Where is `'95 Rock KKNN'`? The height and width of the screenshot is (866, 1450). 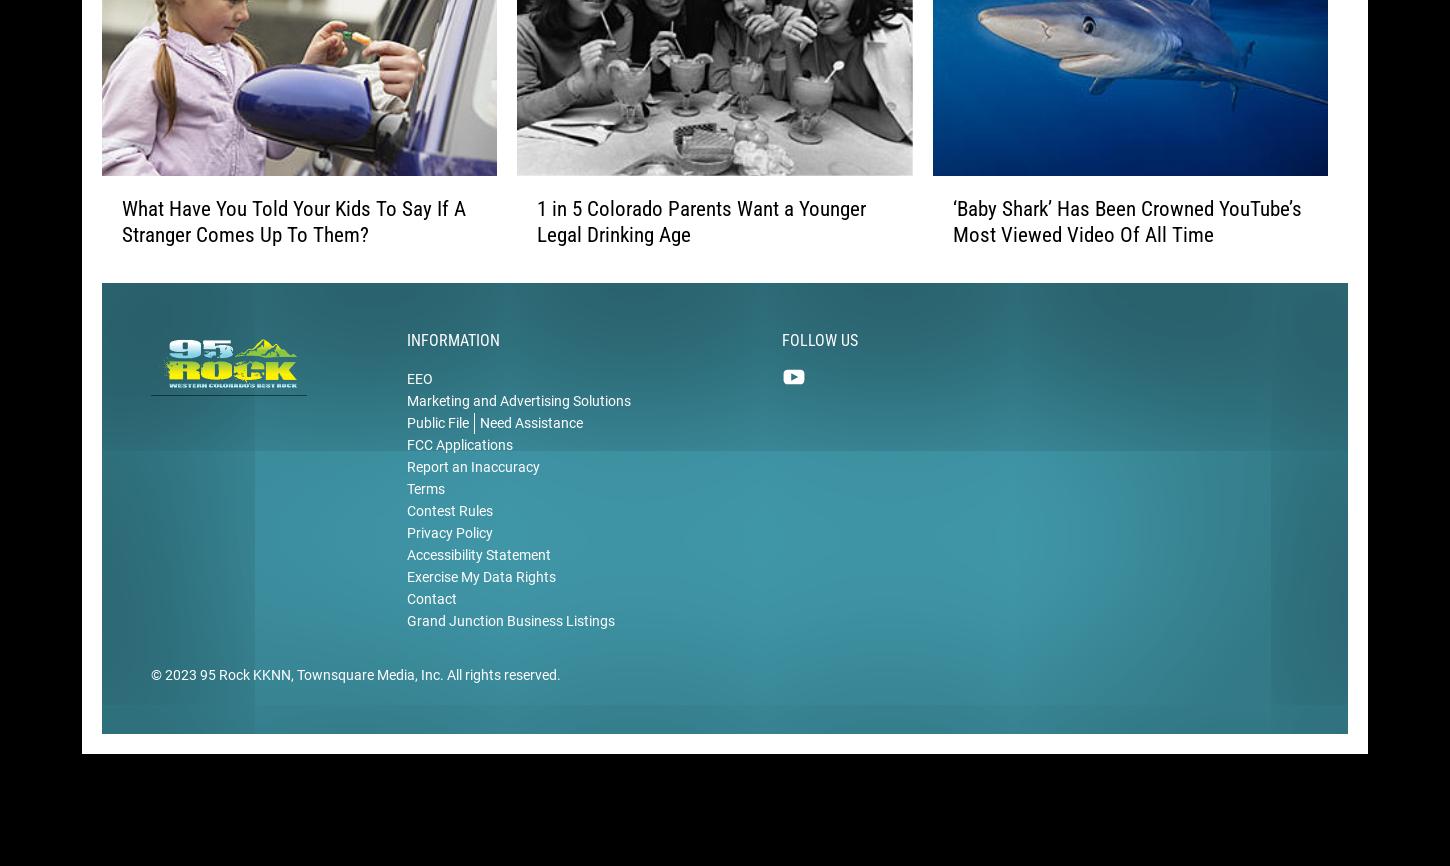
'95 Rock KKNN' is located at coordinates (245, 700).